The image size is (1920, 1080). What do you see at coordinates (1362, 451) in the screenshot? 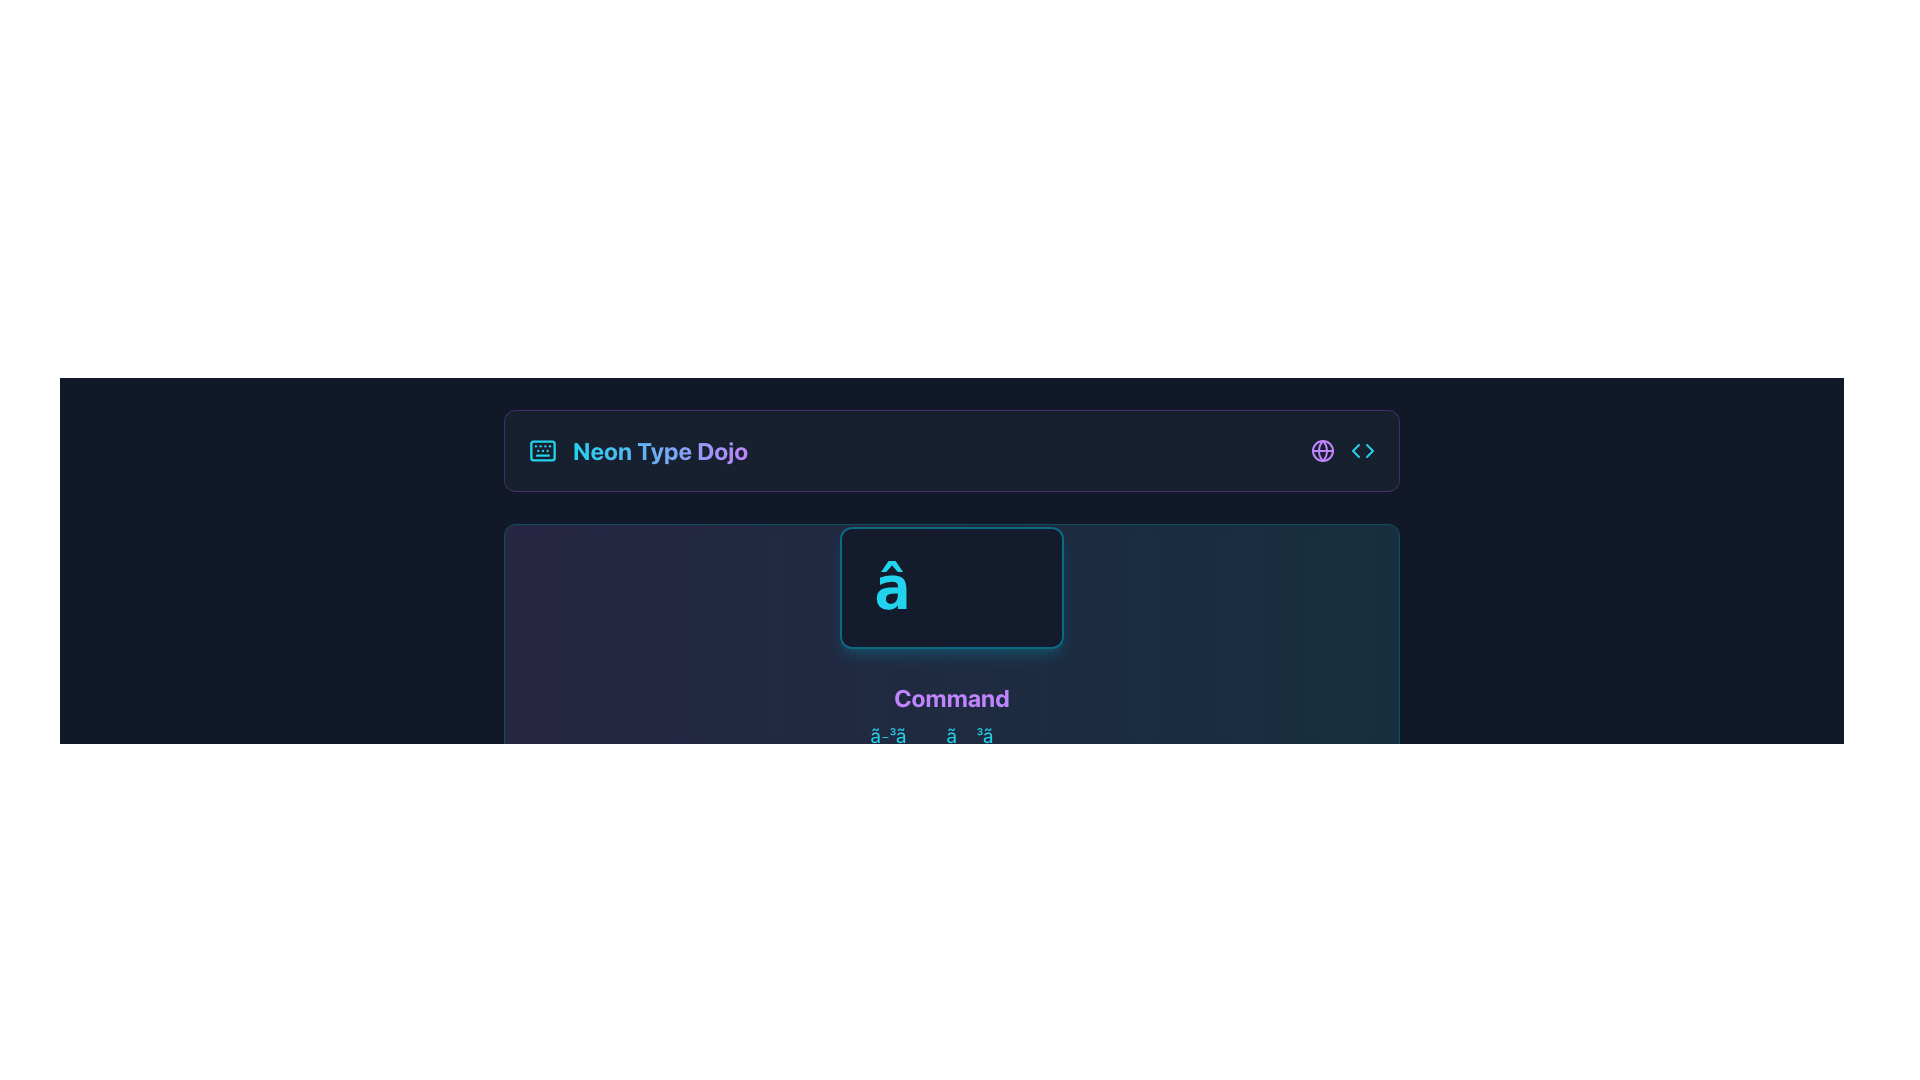
I see `the cyan icon featuring two angular brackets with a line in between, which represents a code or development symbol, located as the second icon in a horizontal group at the top-right section of the interface` at bounding box center [1362, 451].